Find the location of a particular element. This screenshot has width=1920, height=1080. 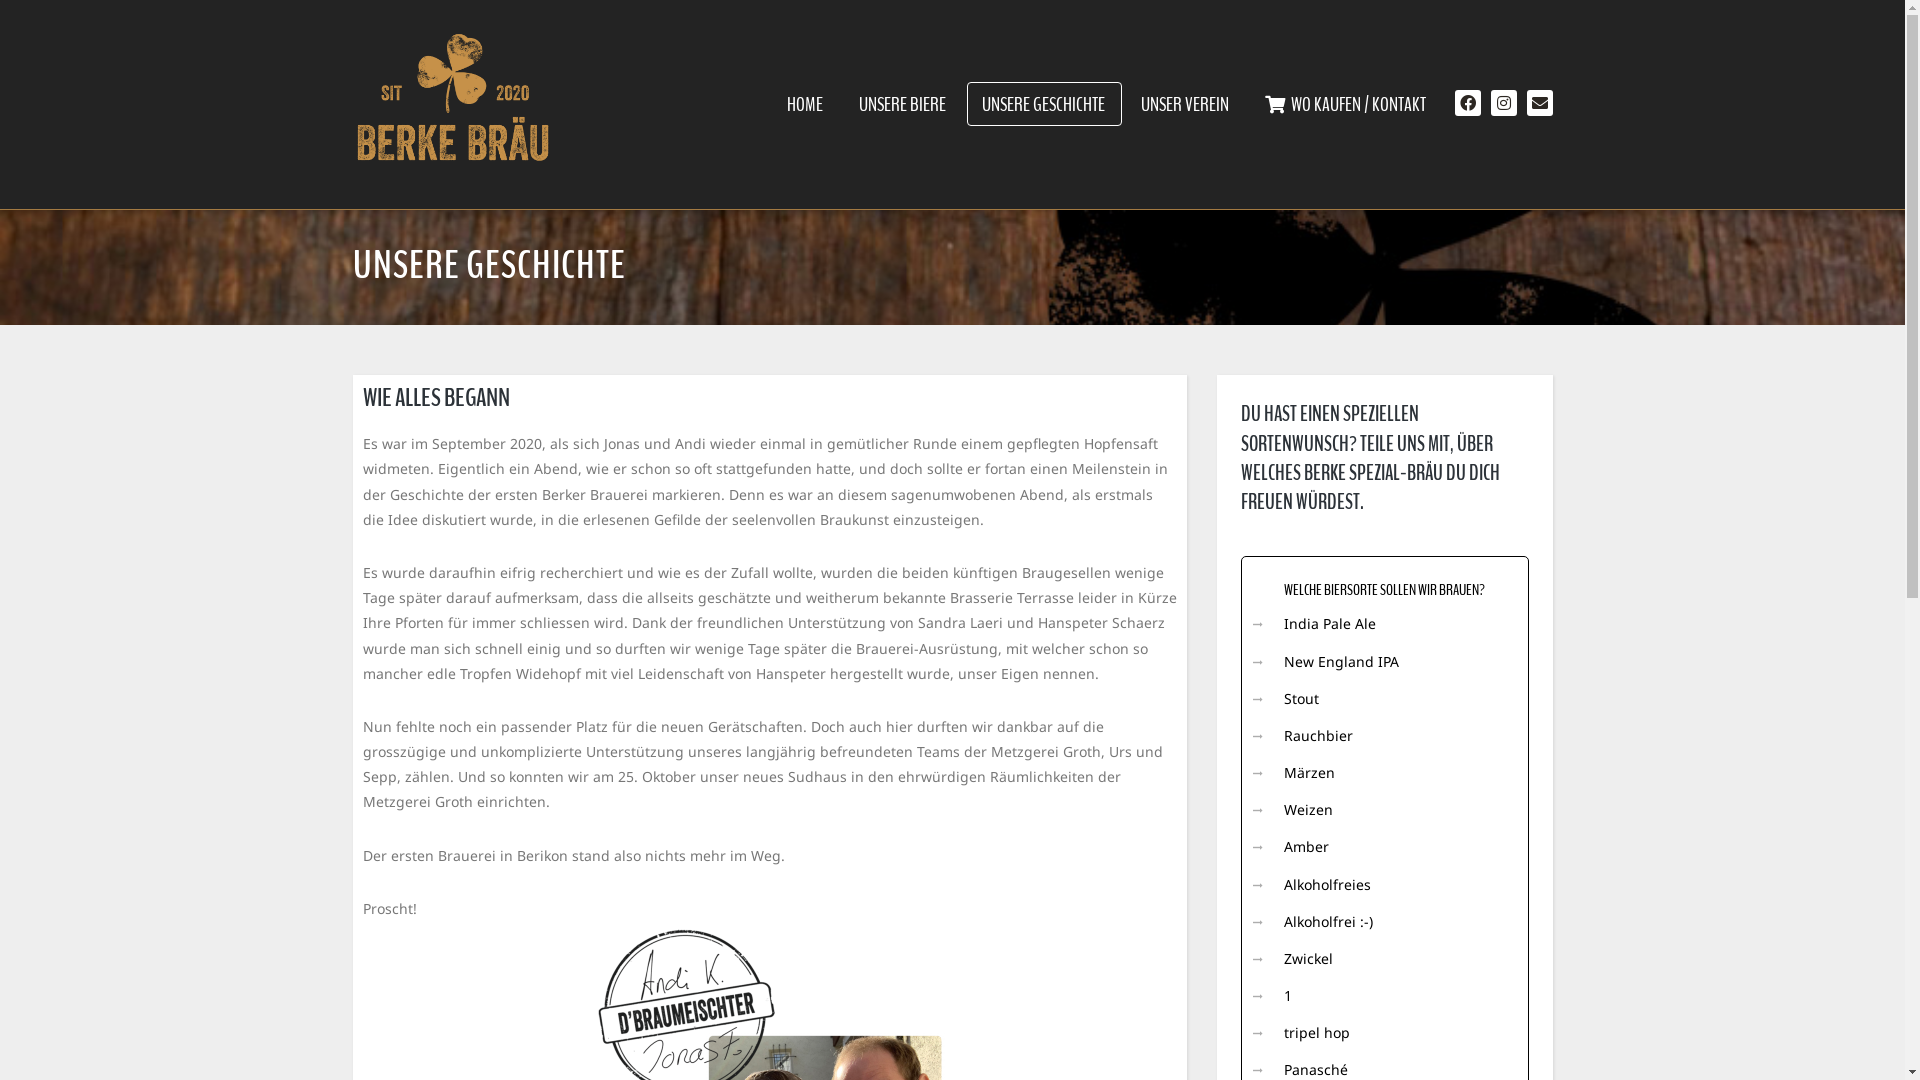

'UNSER VEREIN' is located at coordinates (1185, 104).